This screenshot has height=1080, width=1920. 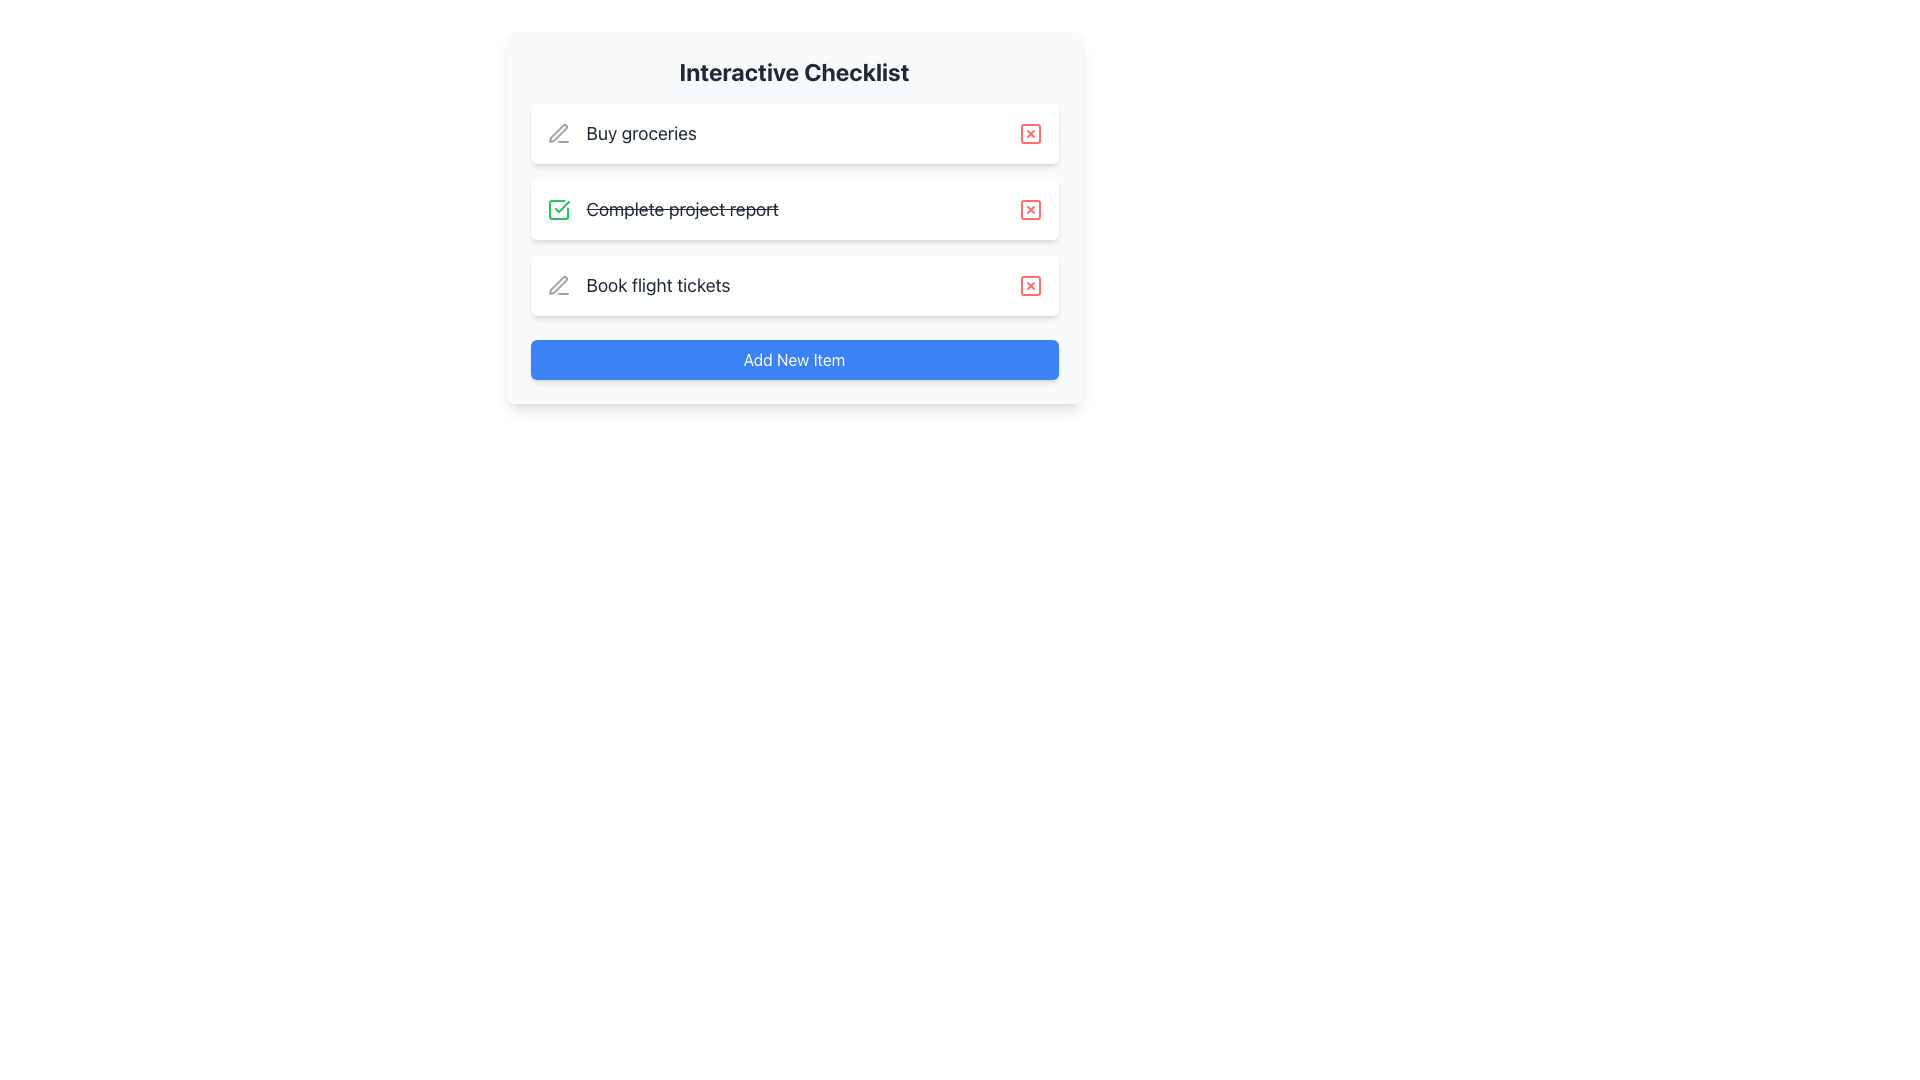 I want to click on the completed task 'Complete project report' in the checklist, so click(x=793, y=209).